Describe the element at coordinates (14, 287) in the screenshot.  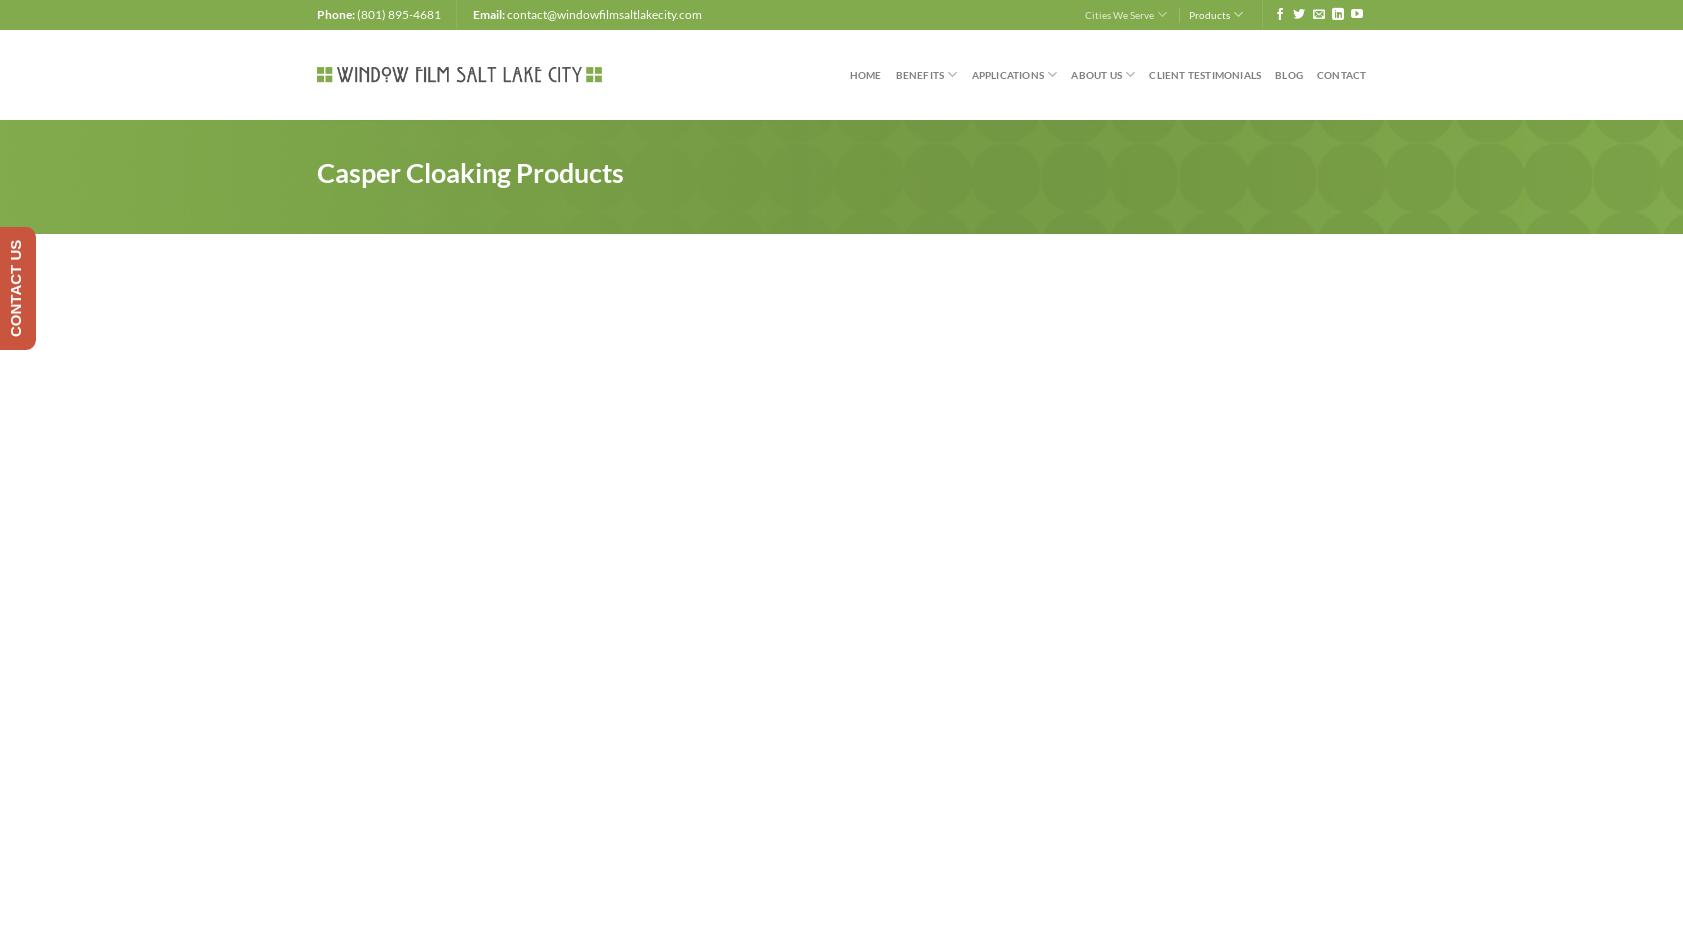
I see `'CONTACT US'` at that location.